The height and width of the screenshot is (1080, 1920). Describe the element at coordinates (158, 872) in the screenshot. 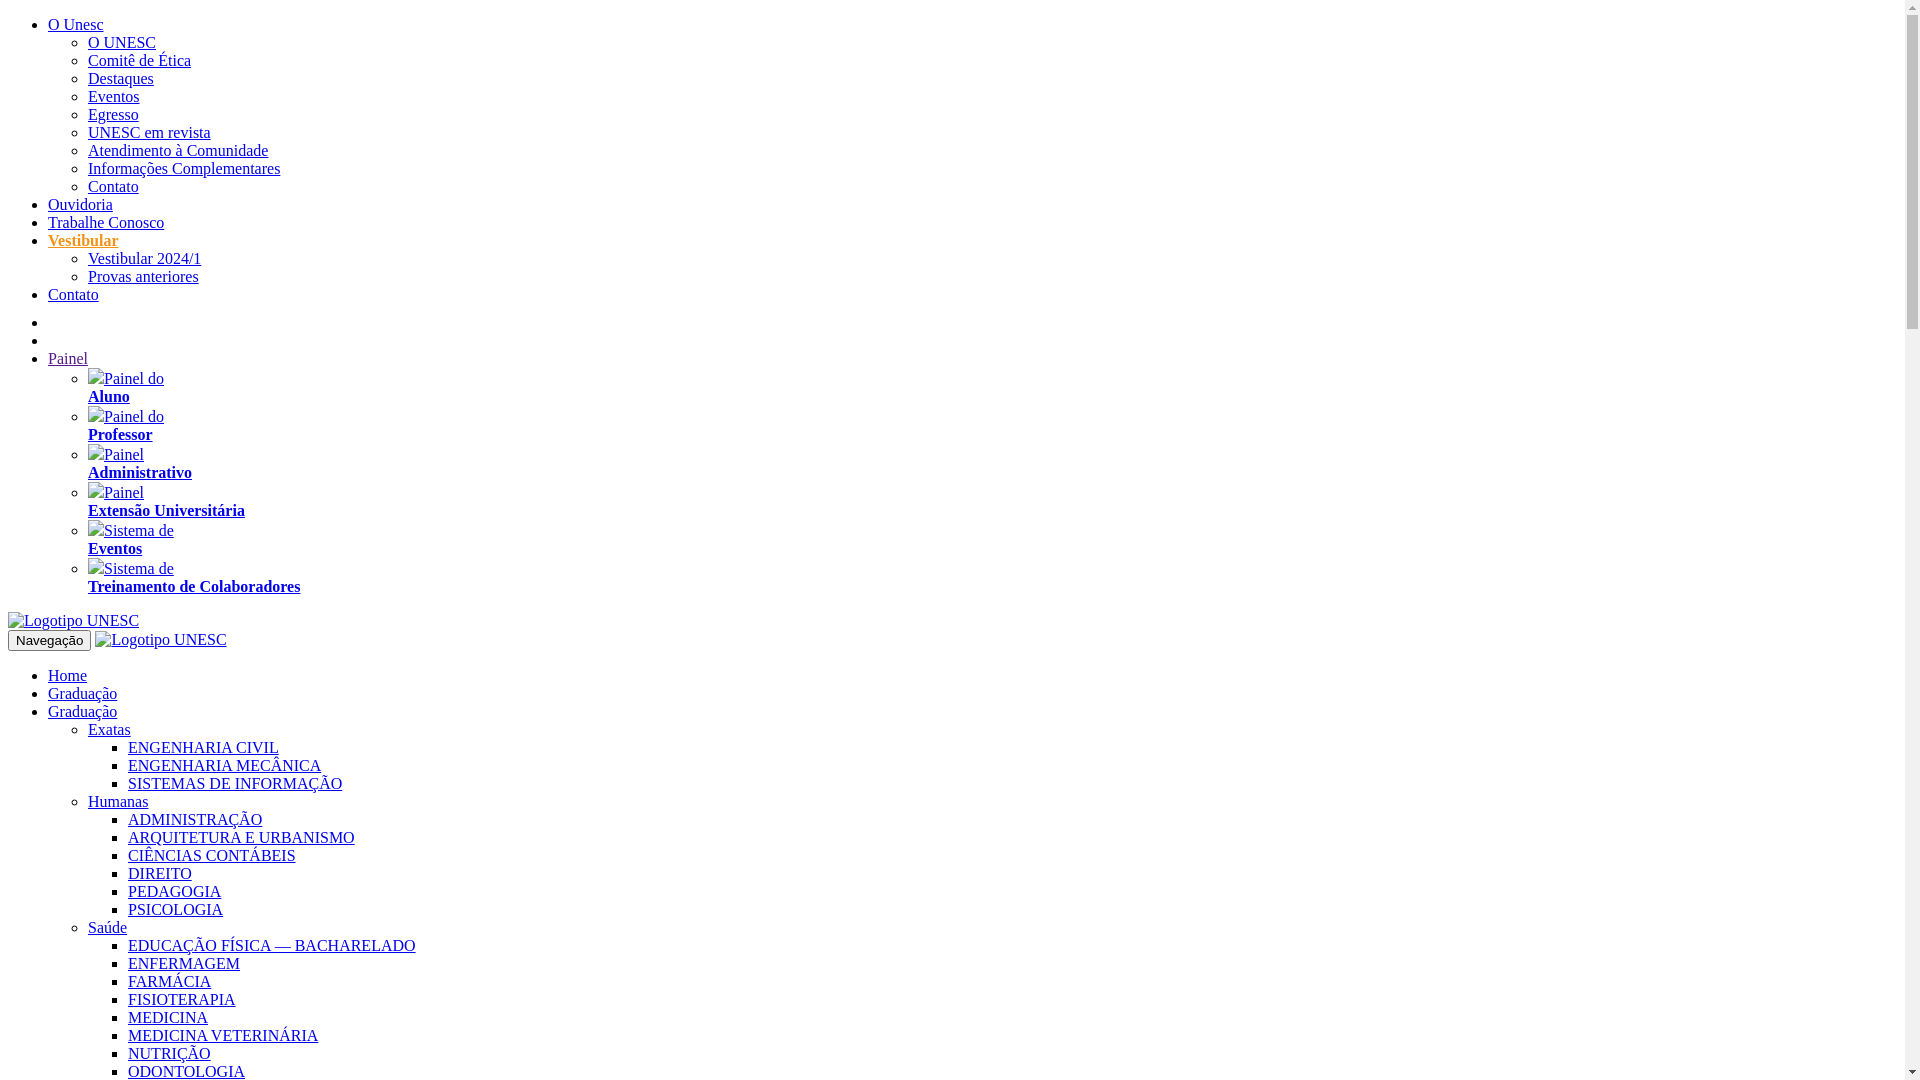

I see `'DIREITO'` at that location.